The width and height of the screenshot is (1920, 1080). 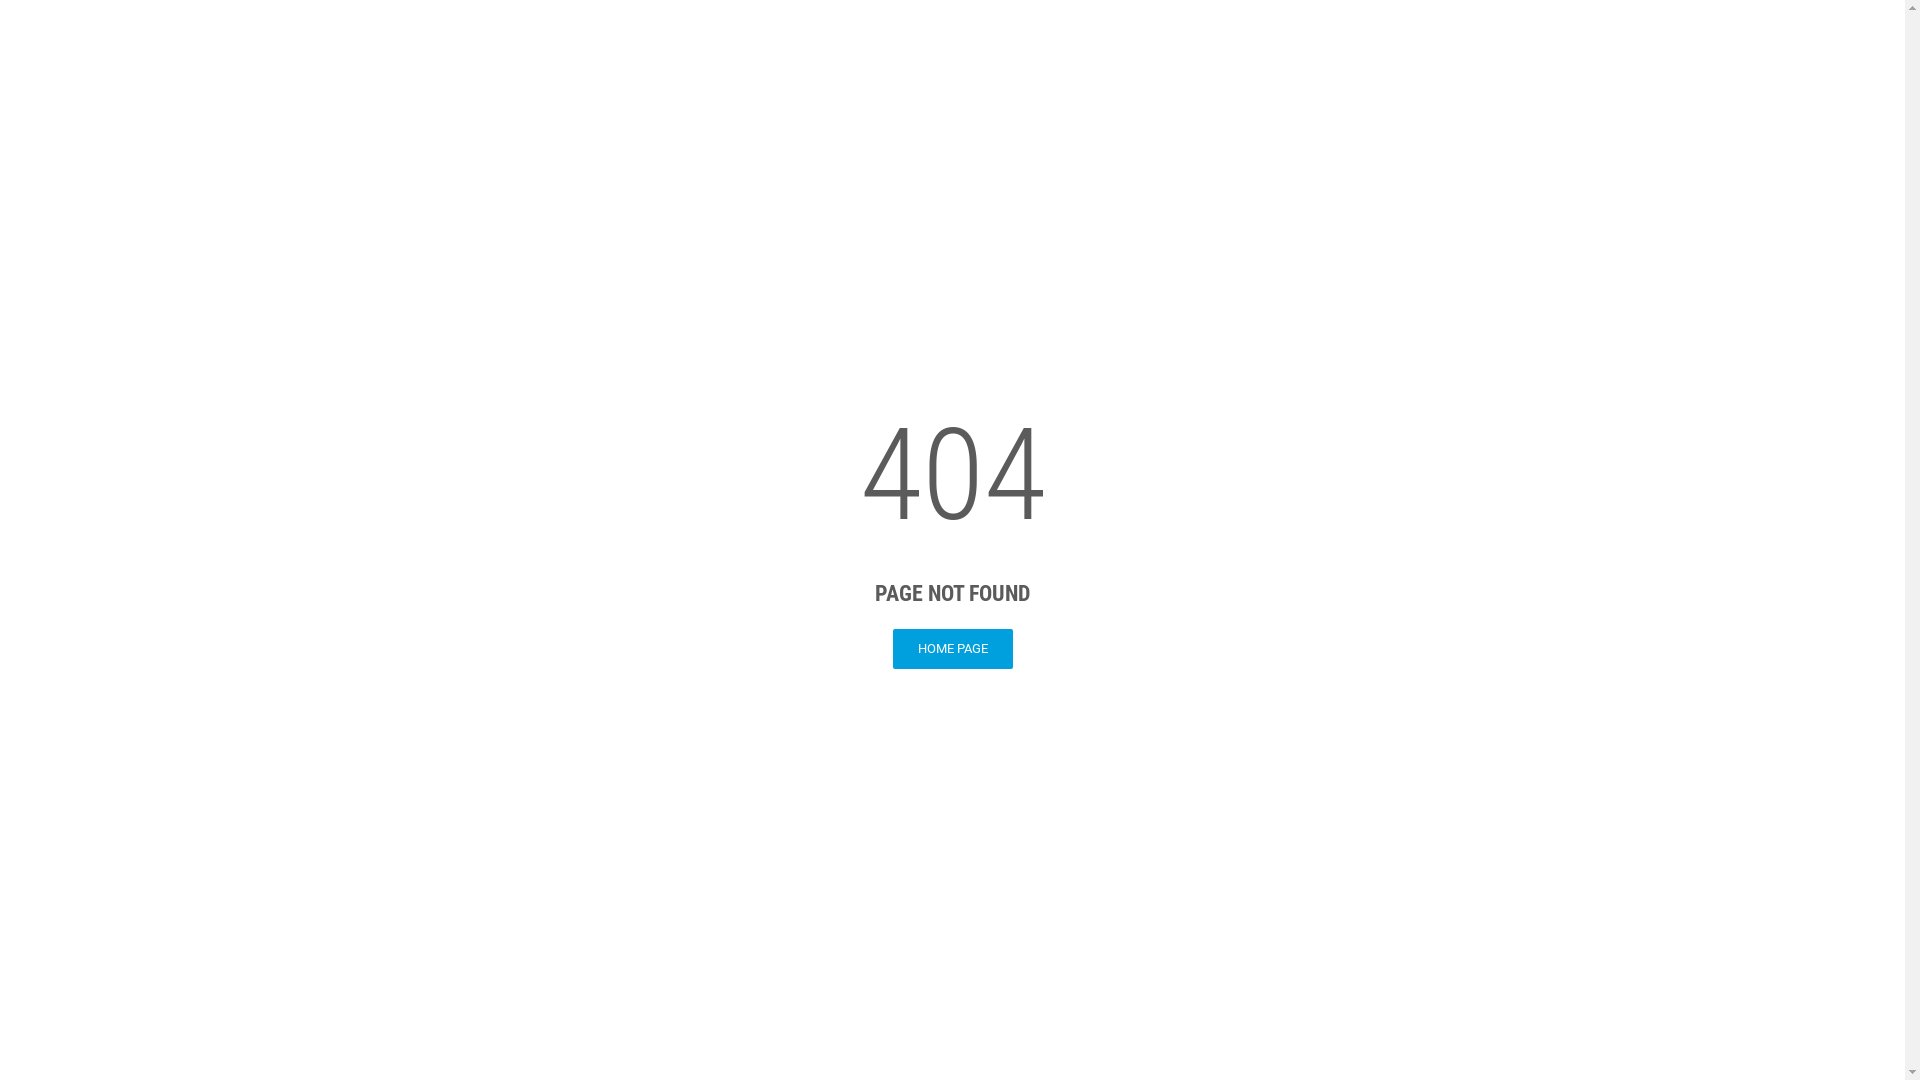 I want to click on 'HOME PAGE', so click(x=891, y=648).